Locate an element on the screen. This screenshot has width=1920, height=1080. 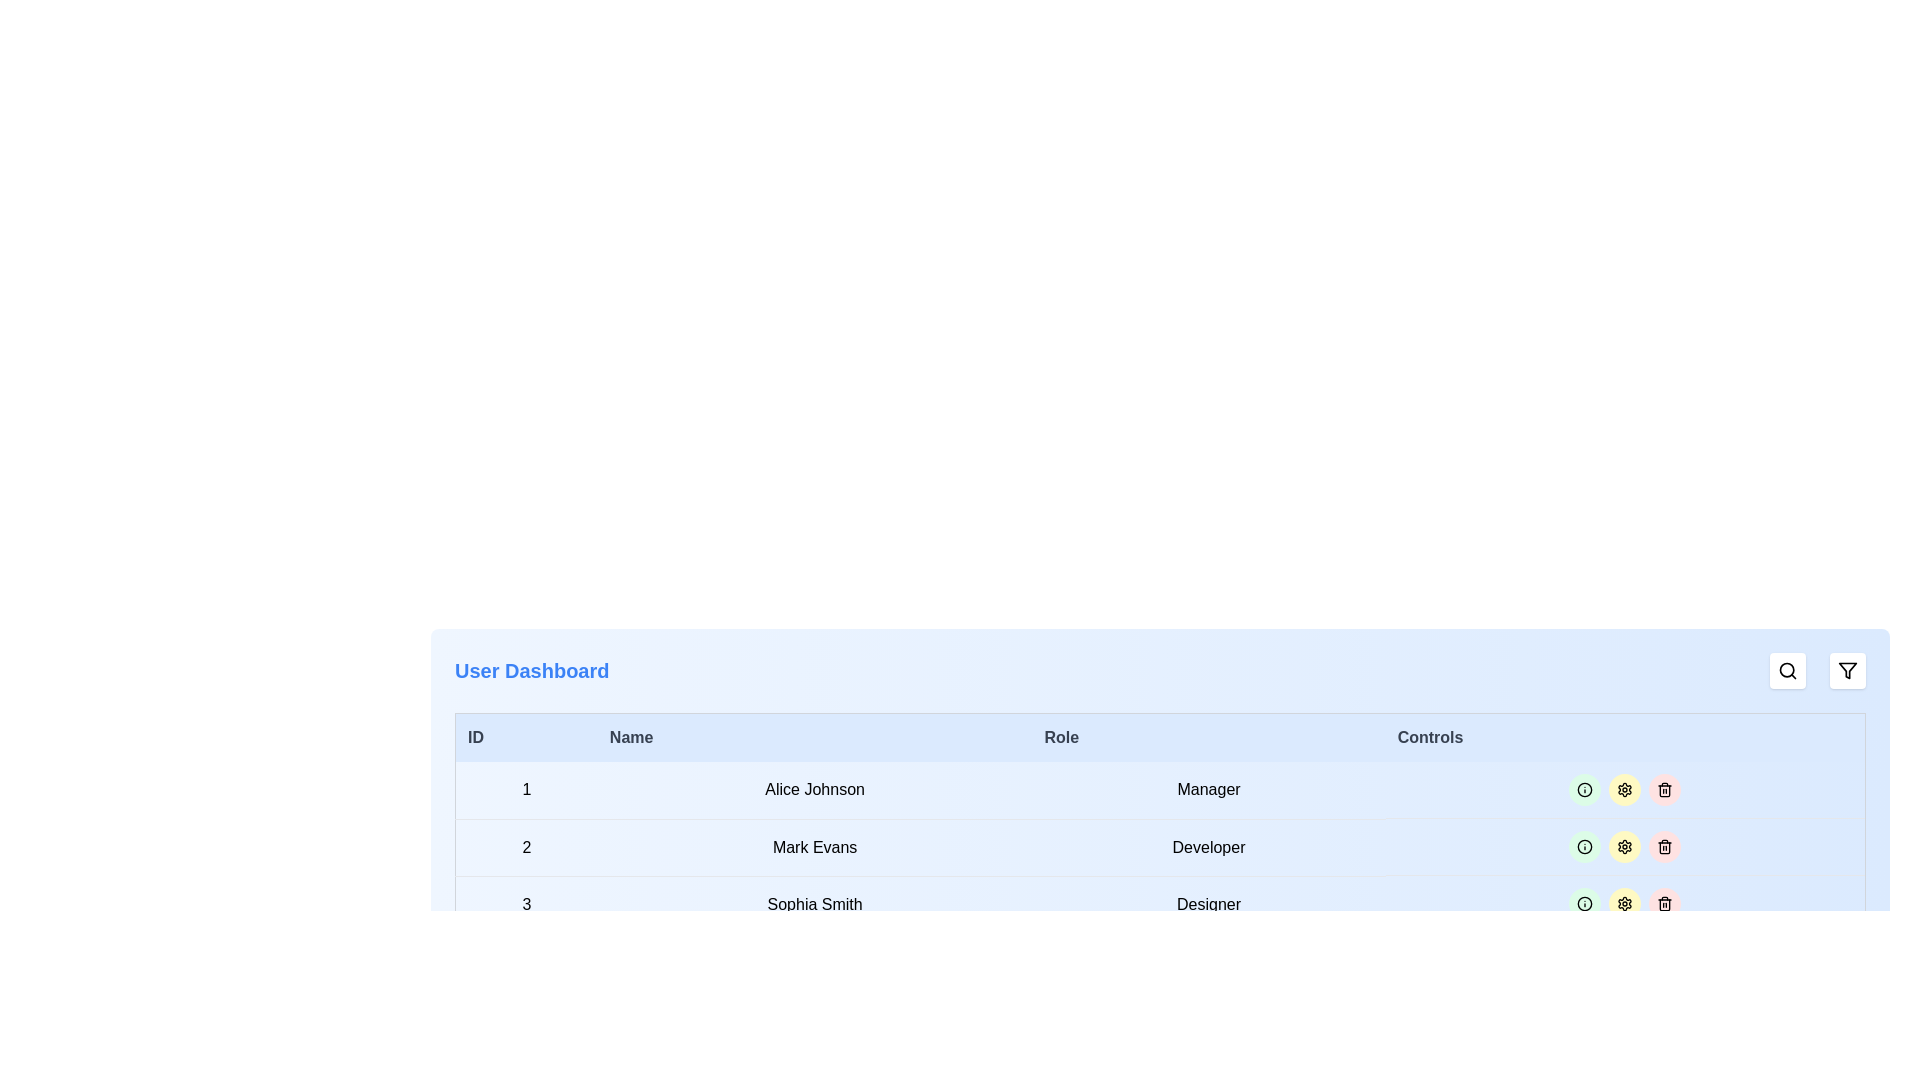
the settings icon in the 'Controls' column of the third row of the table, which is located within a yellow circular background is located at coordinates (1625, 789).